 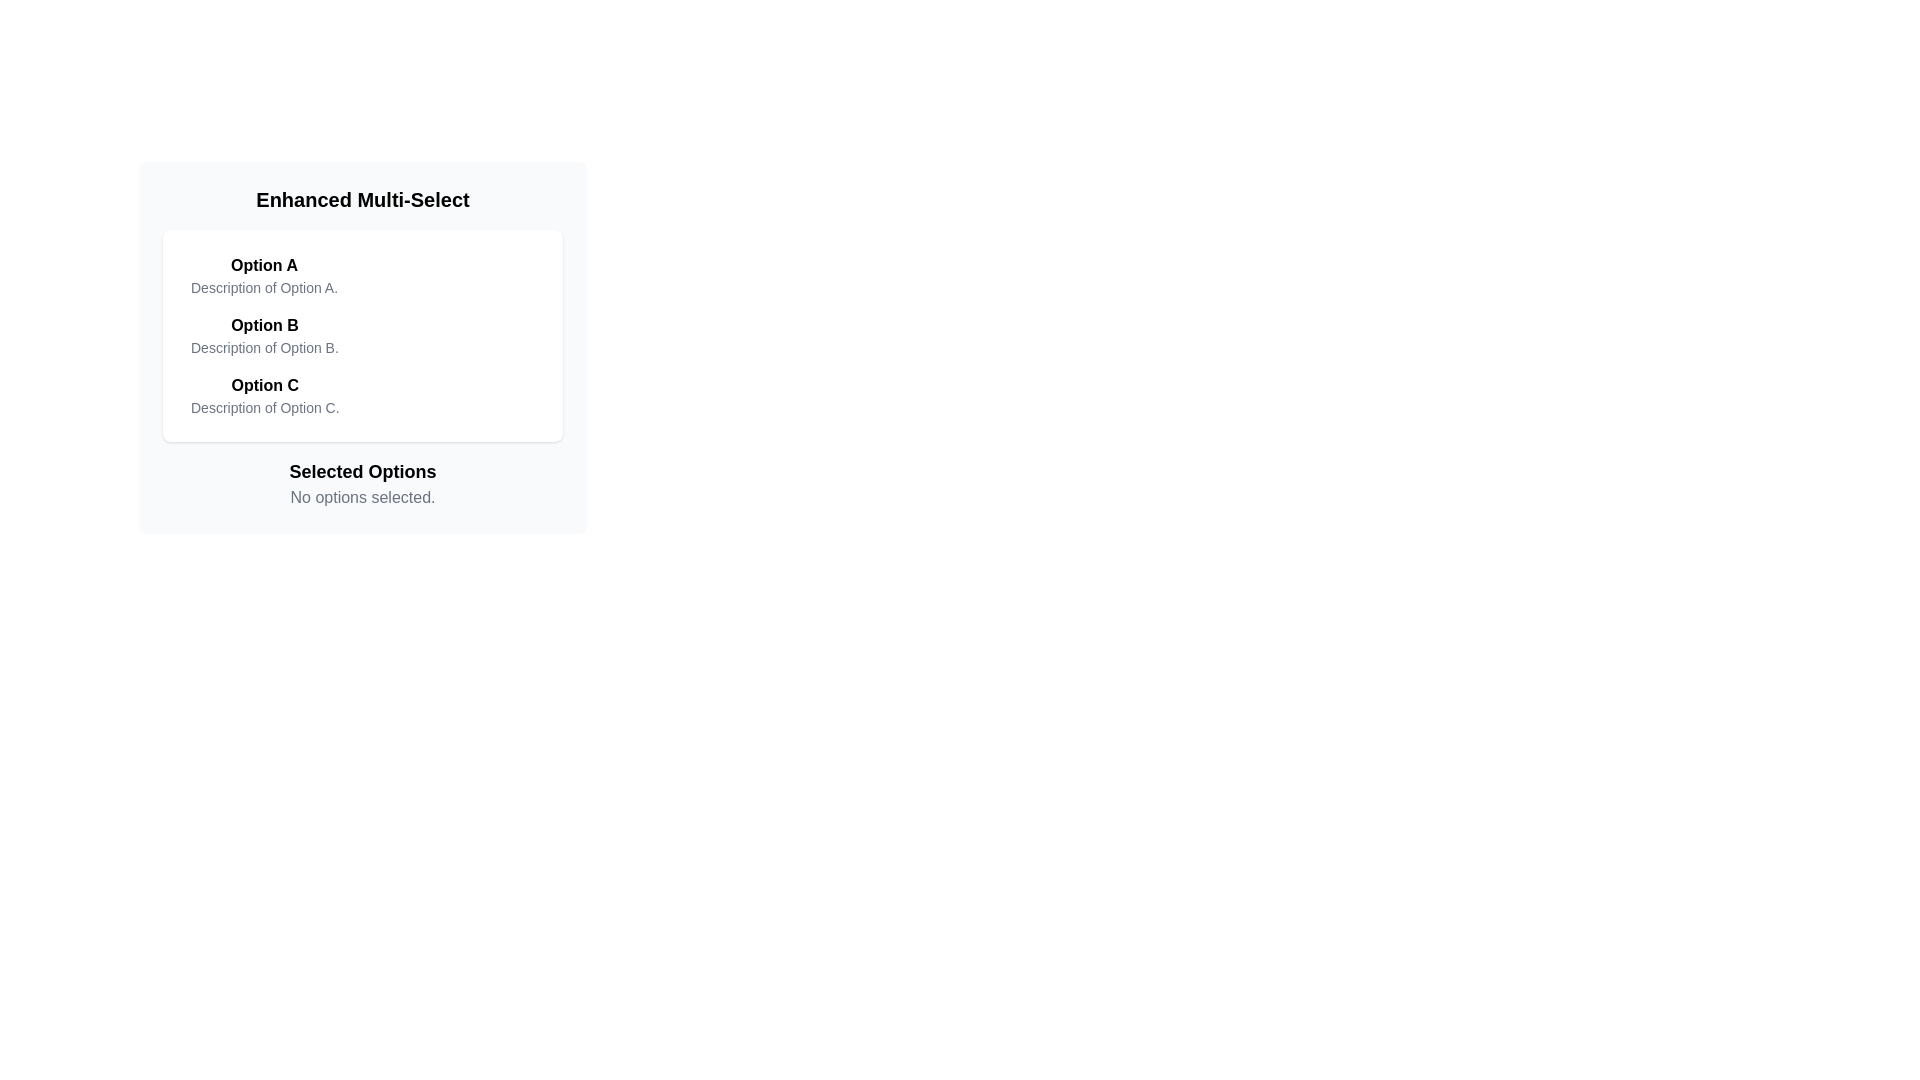 What do you see at coordinates (263, 325) in the screenshot?
I see `the text label displaying 'Option B', which is the second item in the list under 'Enhanced Multi-Select'` at bounding box center [263, 325].